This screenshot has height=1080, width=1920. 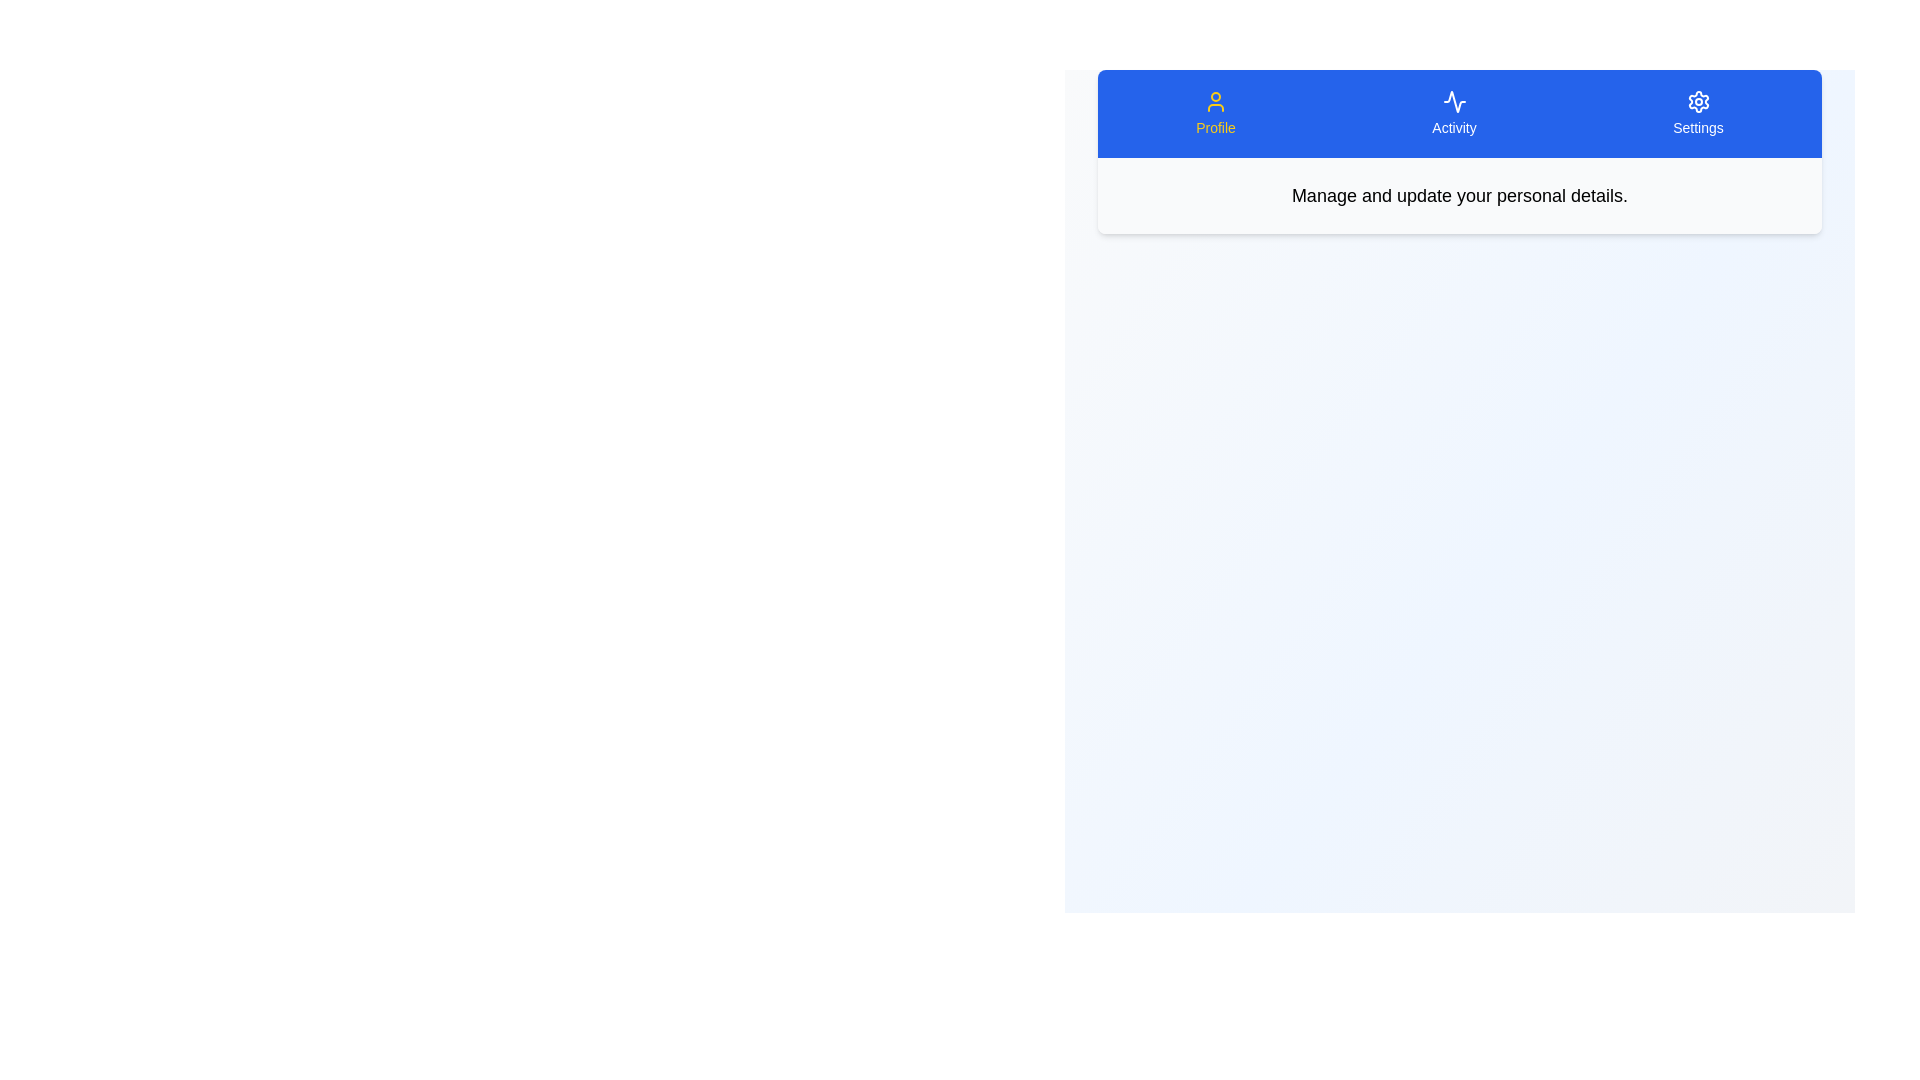 What do you see at coordinates (1697, 114) in the screenshot?
I see `the Settings icon to activate the corresponding tab` at bounding box center [1697, 114].